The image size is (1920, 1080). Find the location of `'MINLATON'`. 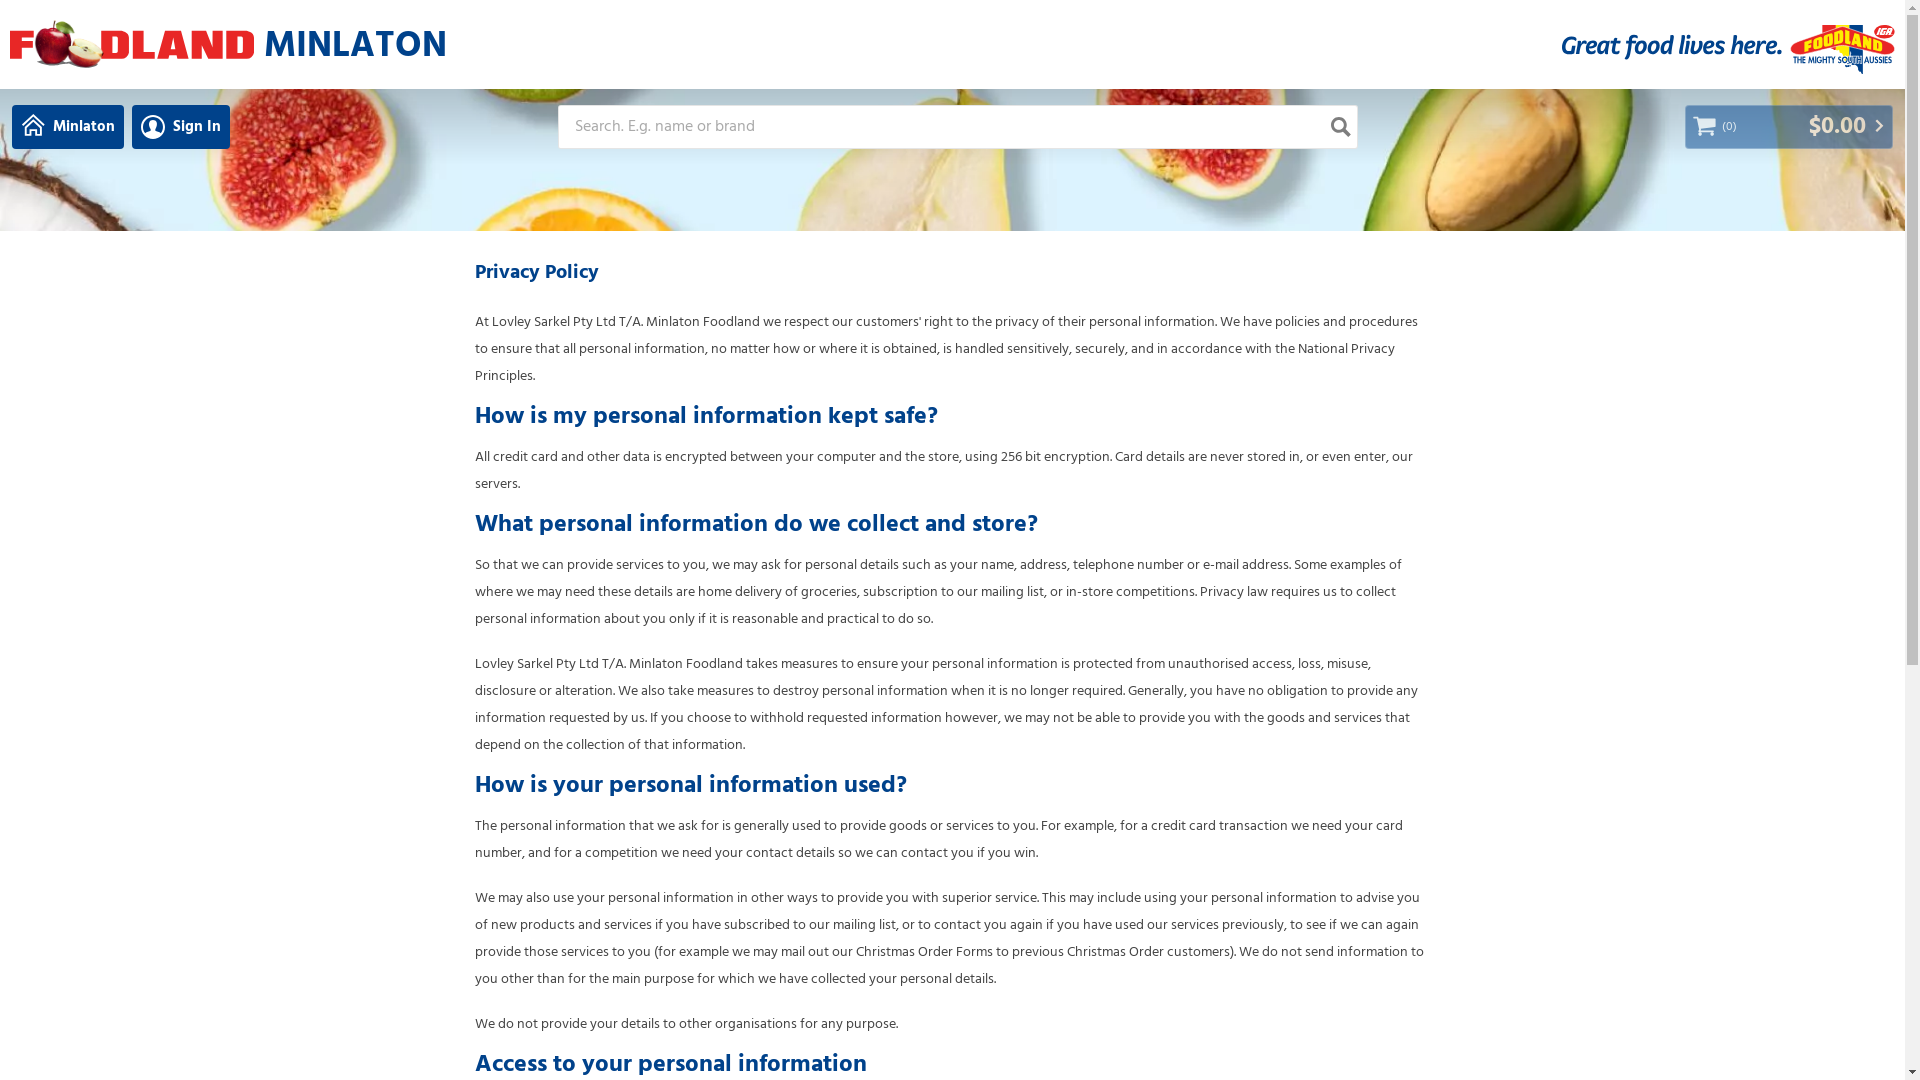

'MINLATON' is located at coordinates (345, 43).